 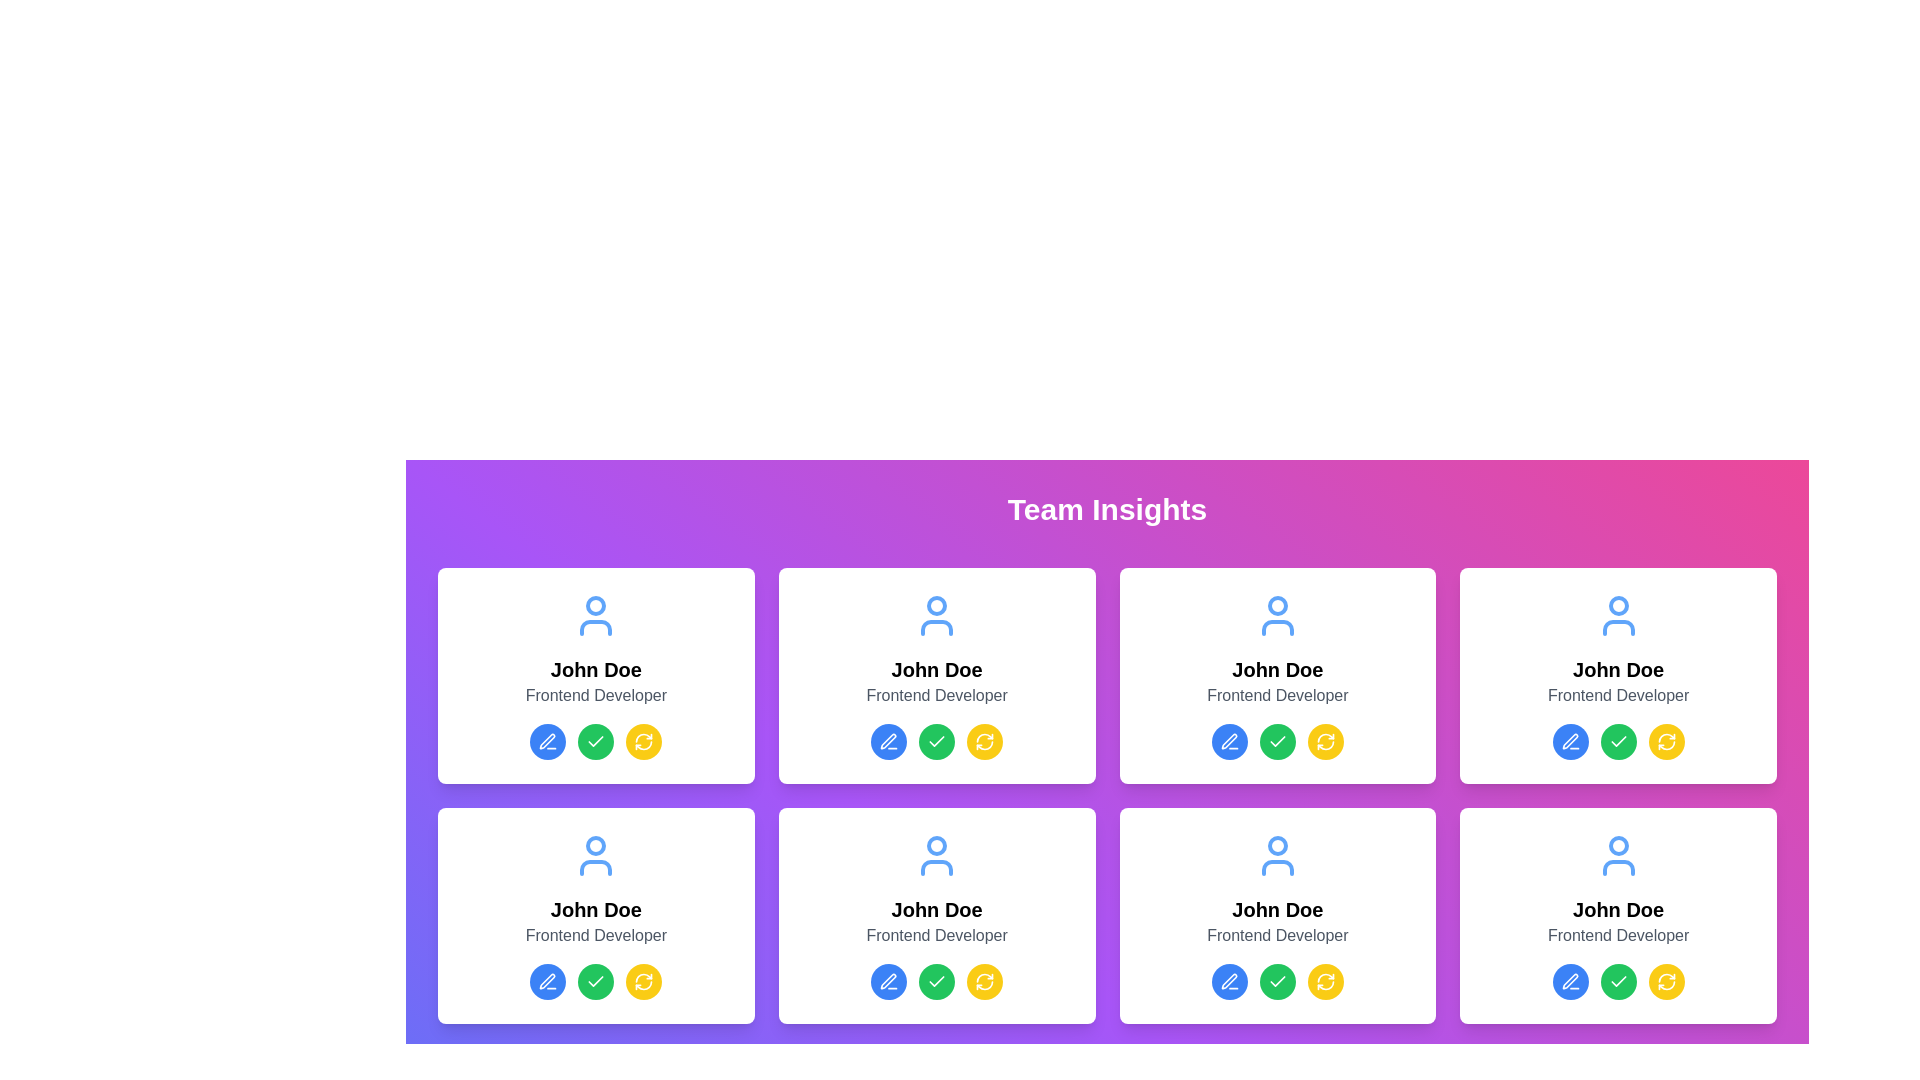 I want to click on the checkmark icon located in the action icon row at the bottom of the fourth card in the last row of the grid layout to confirm an action, so click(x=1618, y=980).